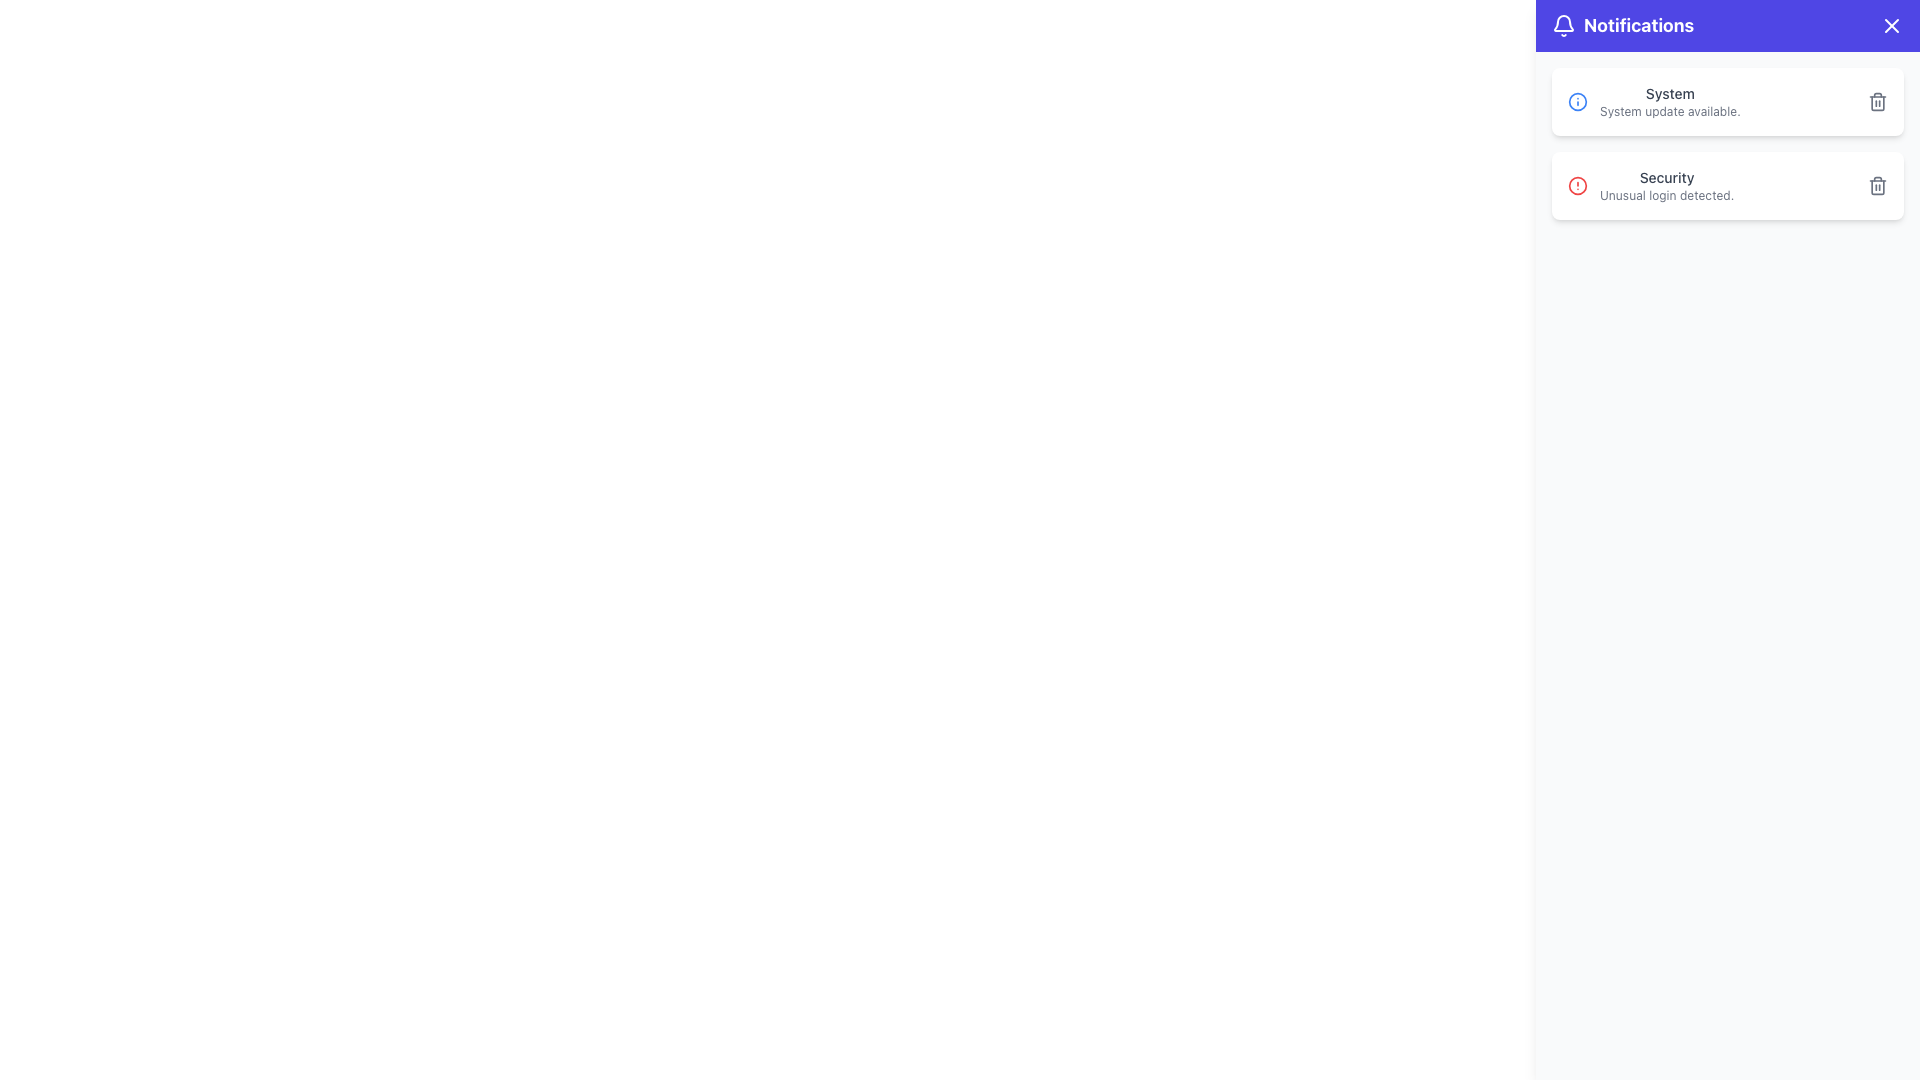 The image size is (1920, 1080). Describe the element at coordinates (1876, 187) in the screenshot. I see `the delete button in the 'Security' notification card` at that location.